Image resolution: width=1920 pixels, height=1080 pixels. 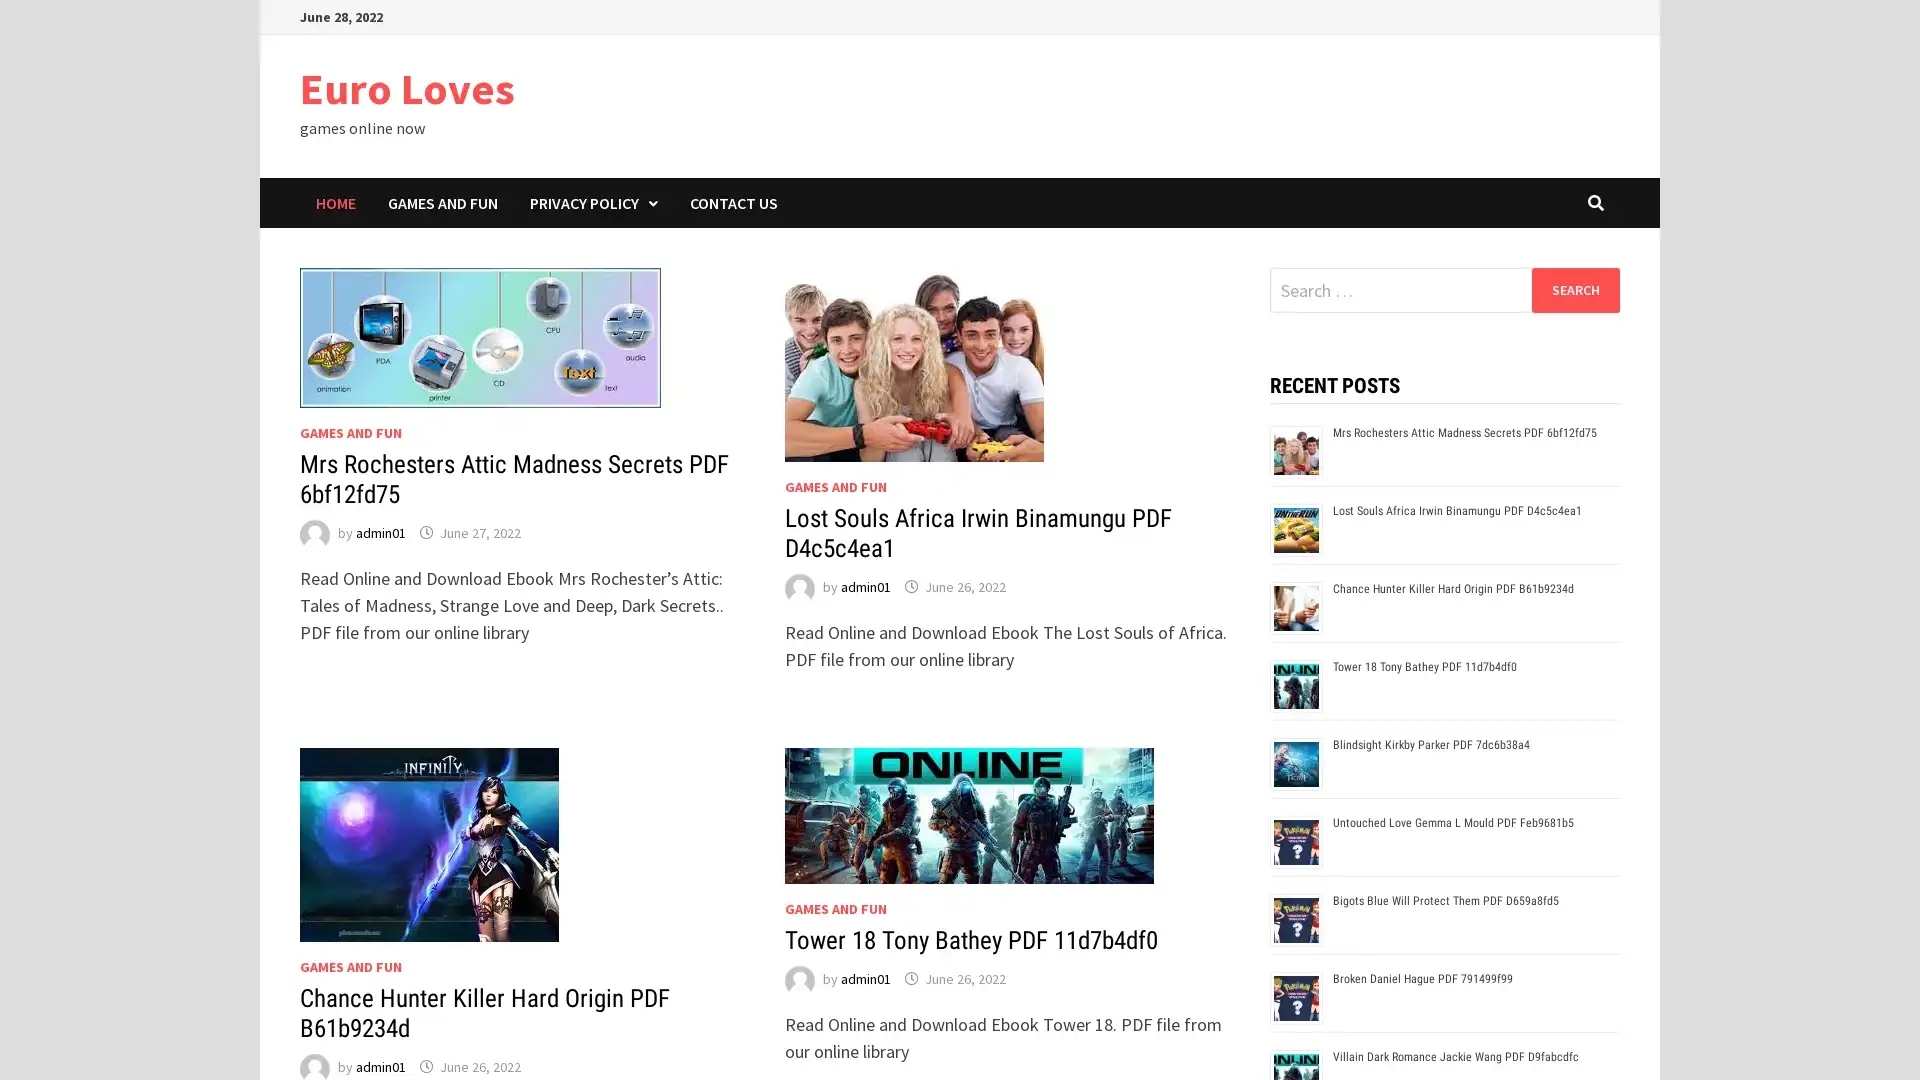 What do you see at coordinates (1574, 289) in the screenshot?
I see `Search` at bounding box center [1574, 289].